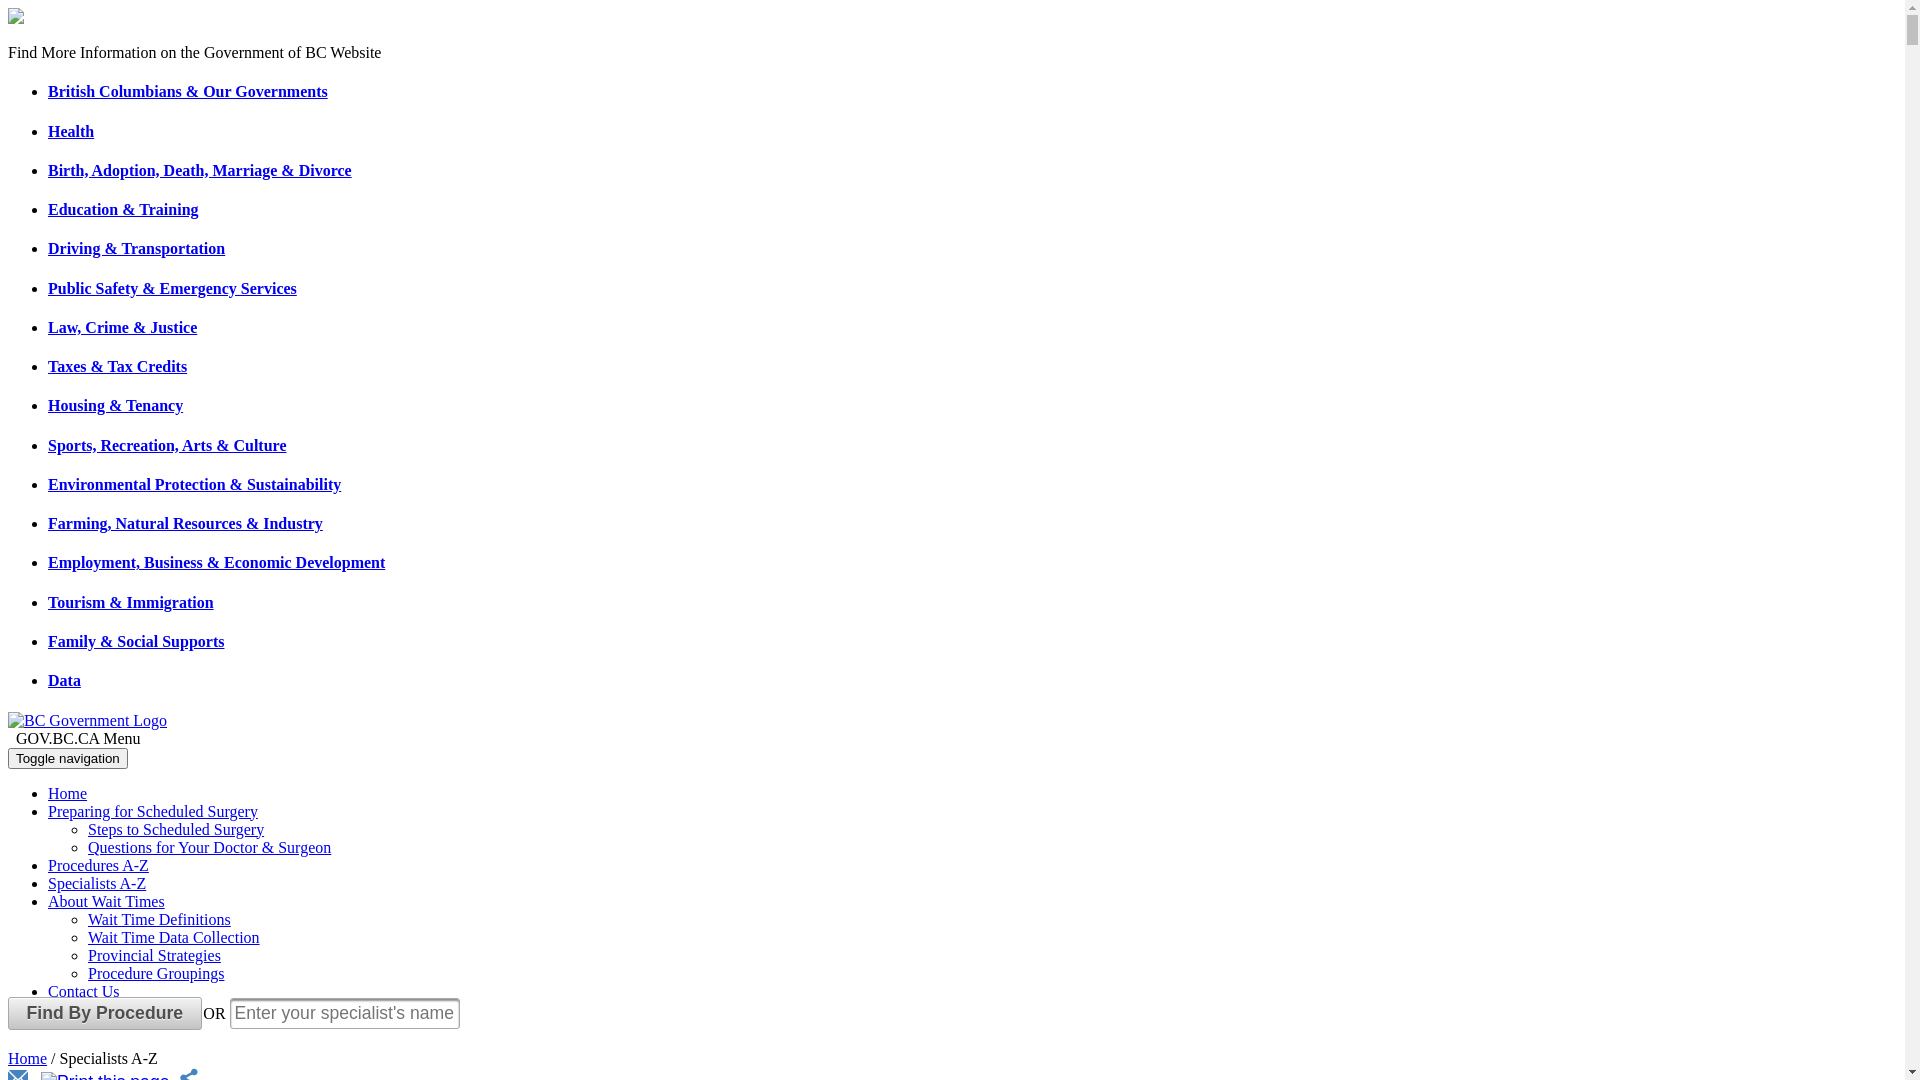 The width and height of the screenshot is (1920, 1080). What do you see at coordinates (187, 91) in the screenshot?
I see `'British Columbians & Our Governments'` at bounding box center [187, 91].